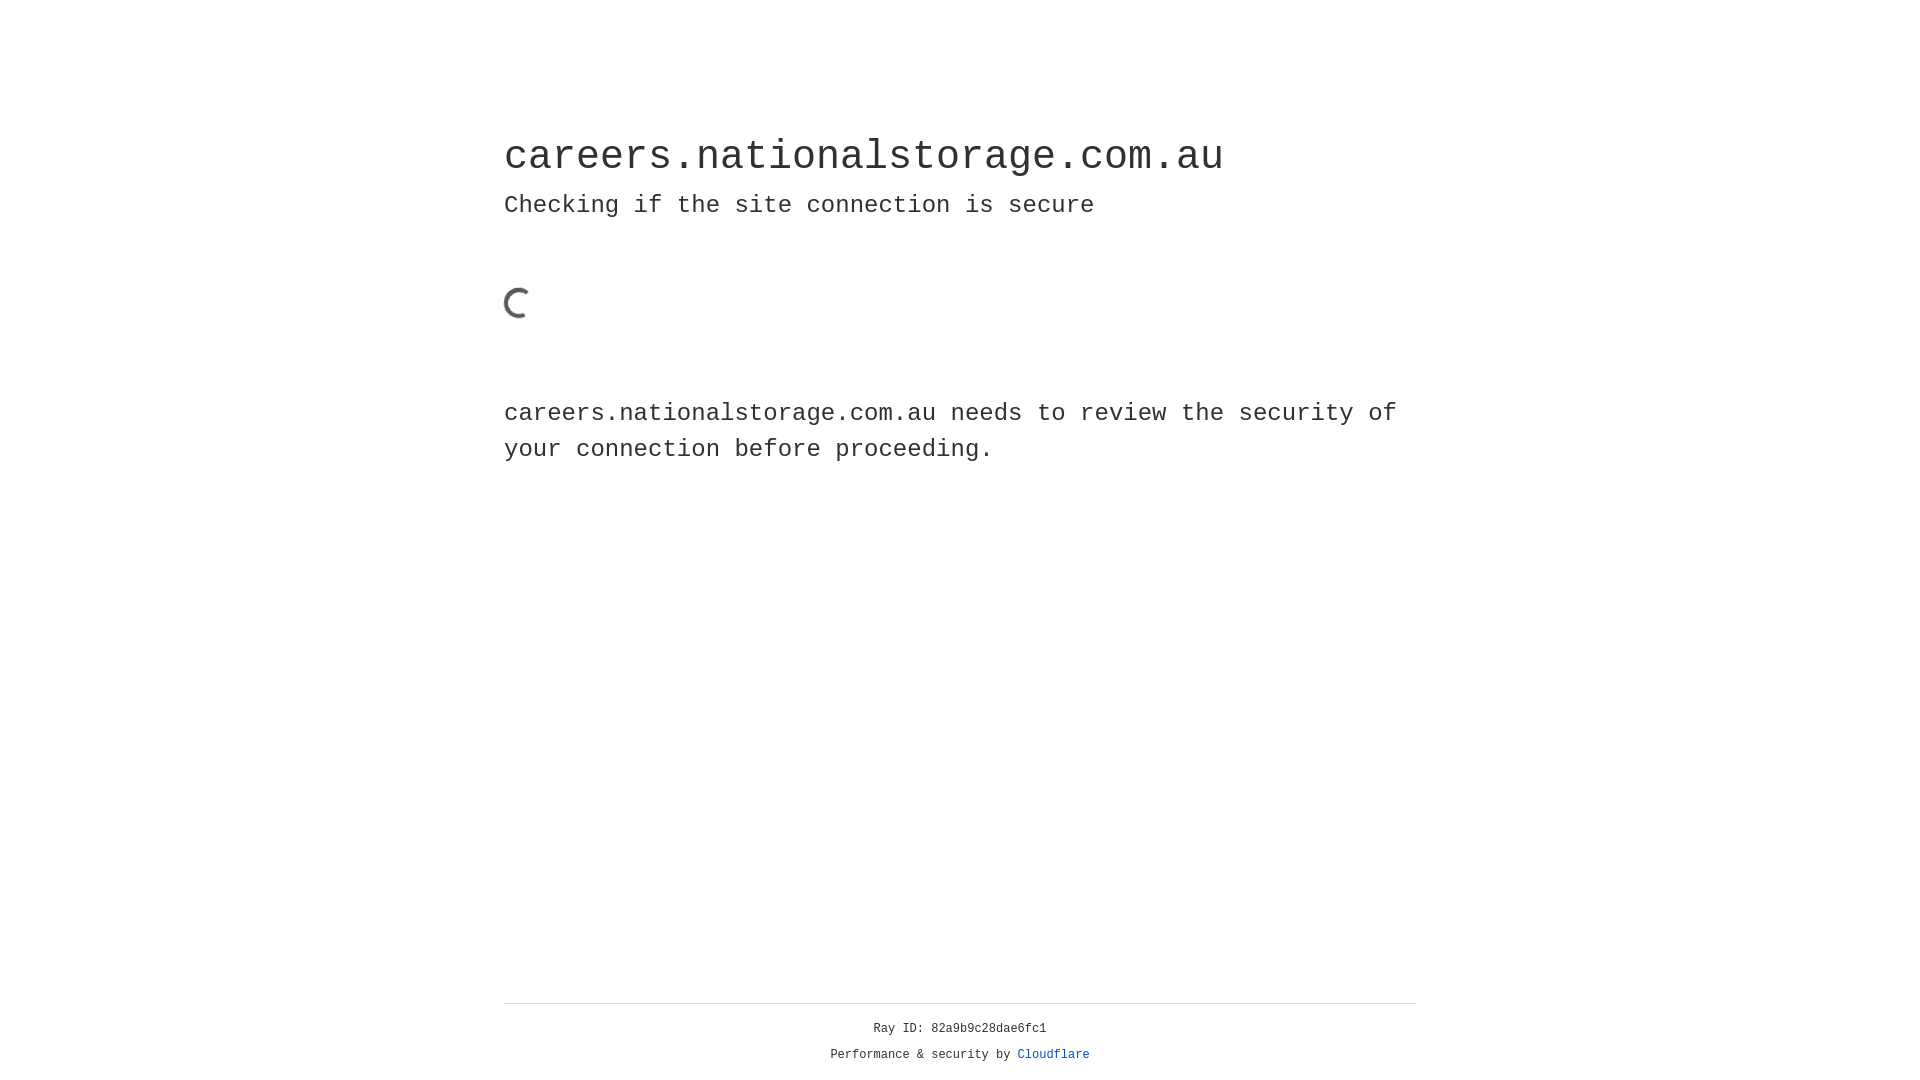  Describe the element at coordinates (1053, 1054) in the screenshot. I see `'Cloudflare'` at that location.